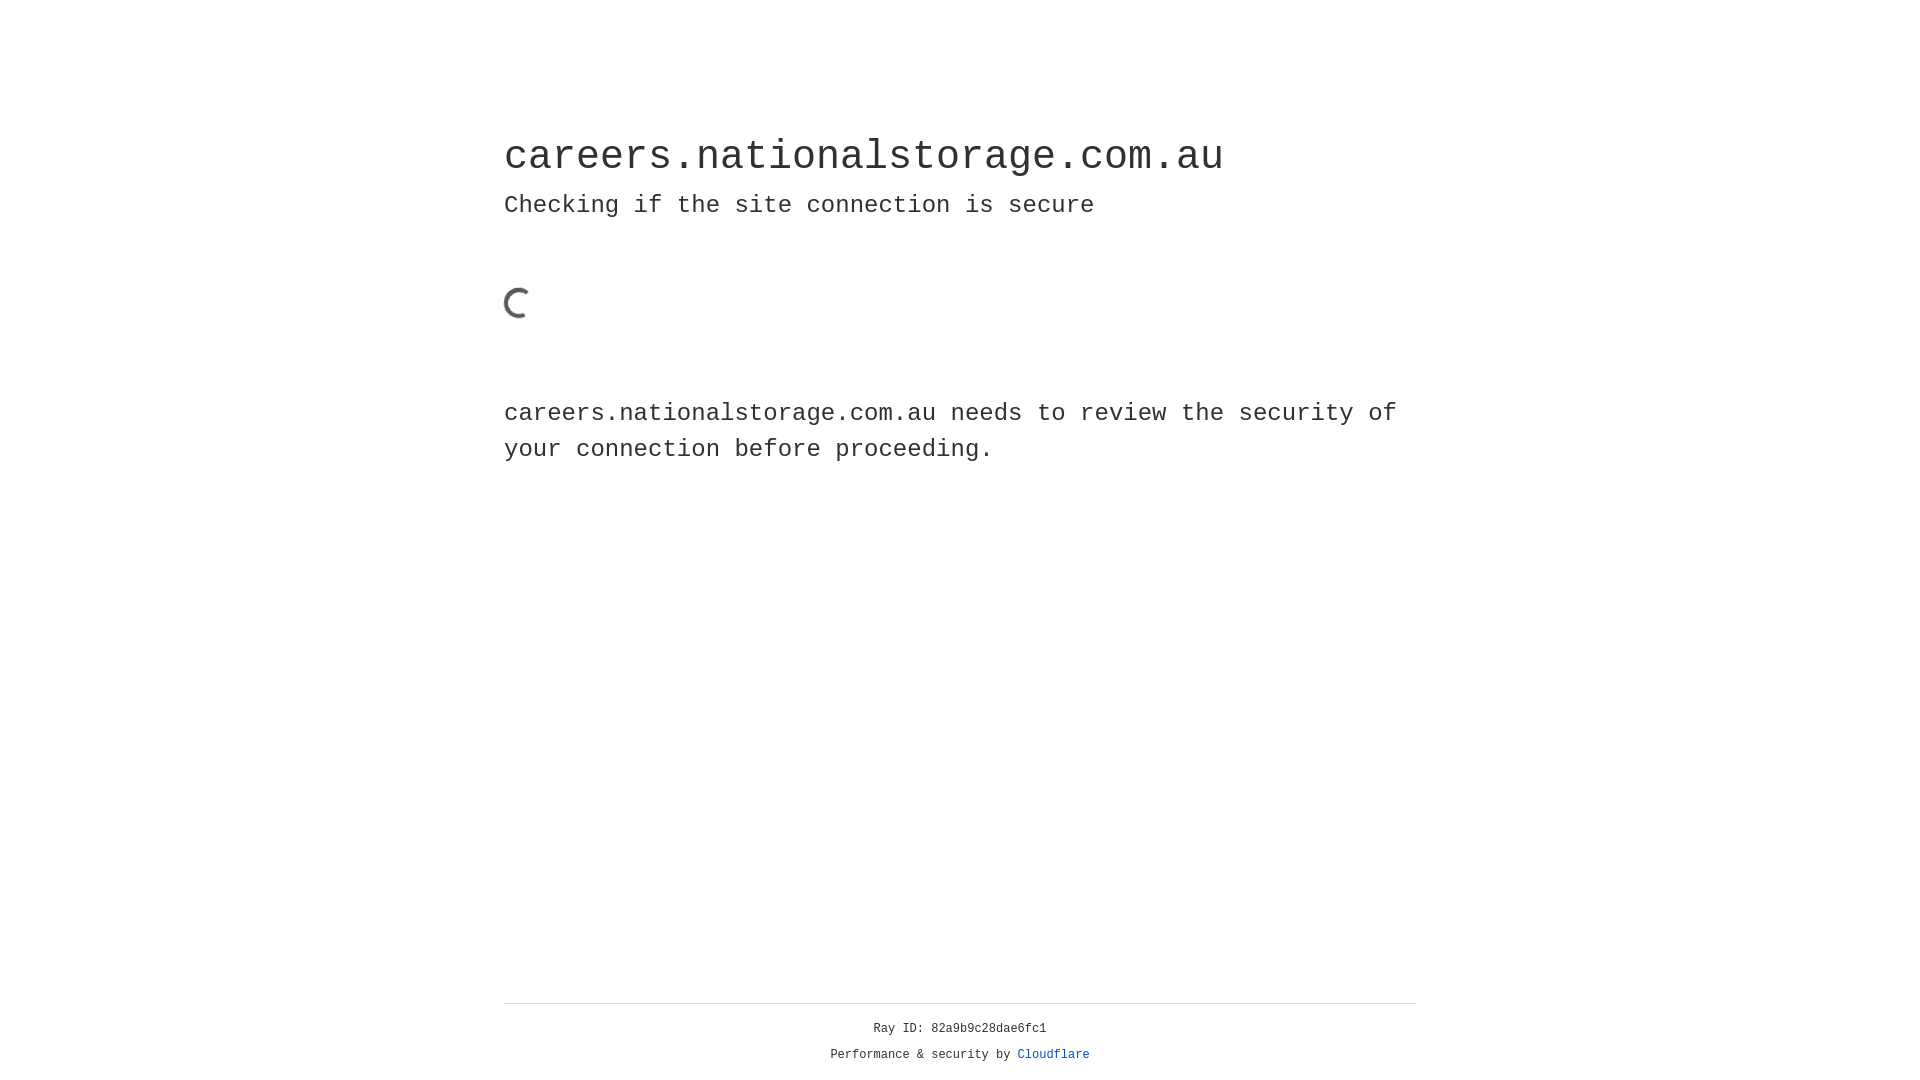  Describe the element at coordinates (1053, 1054) in the screenshot. I see `'Cloudflare'` at that location.